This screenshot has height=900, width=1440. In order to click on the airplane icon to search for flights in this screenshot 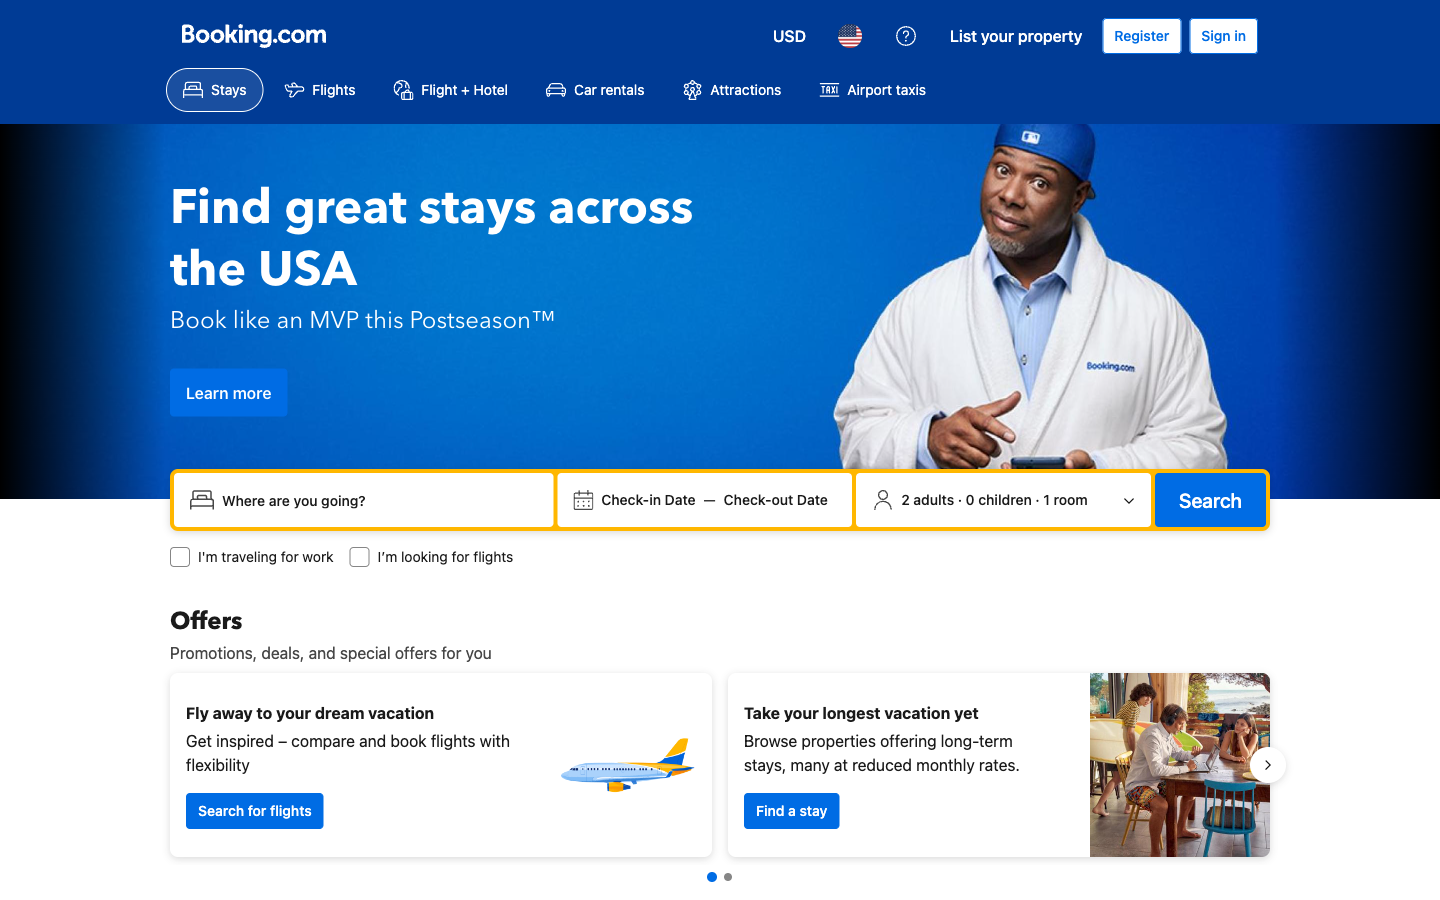, I will do `click(319, 89)`.